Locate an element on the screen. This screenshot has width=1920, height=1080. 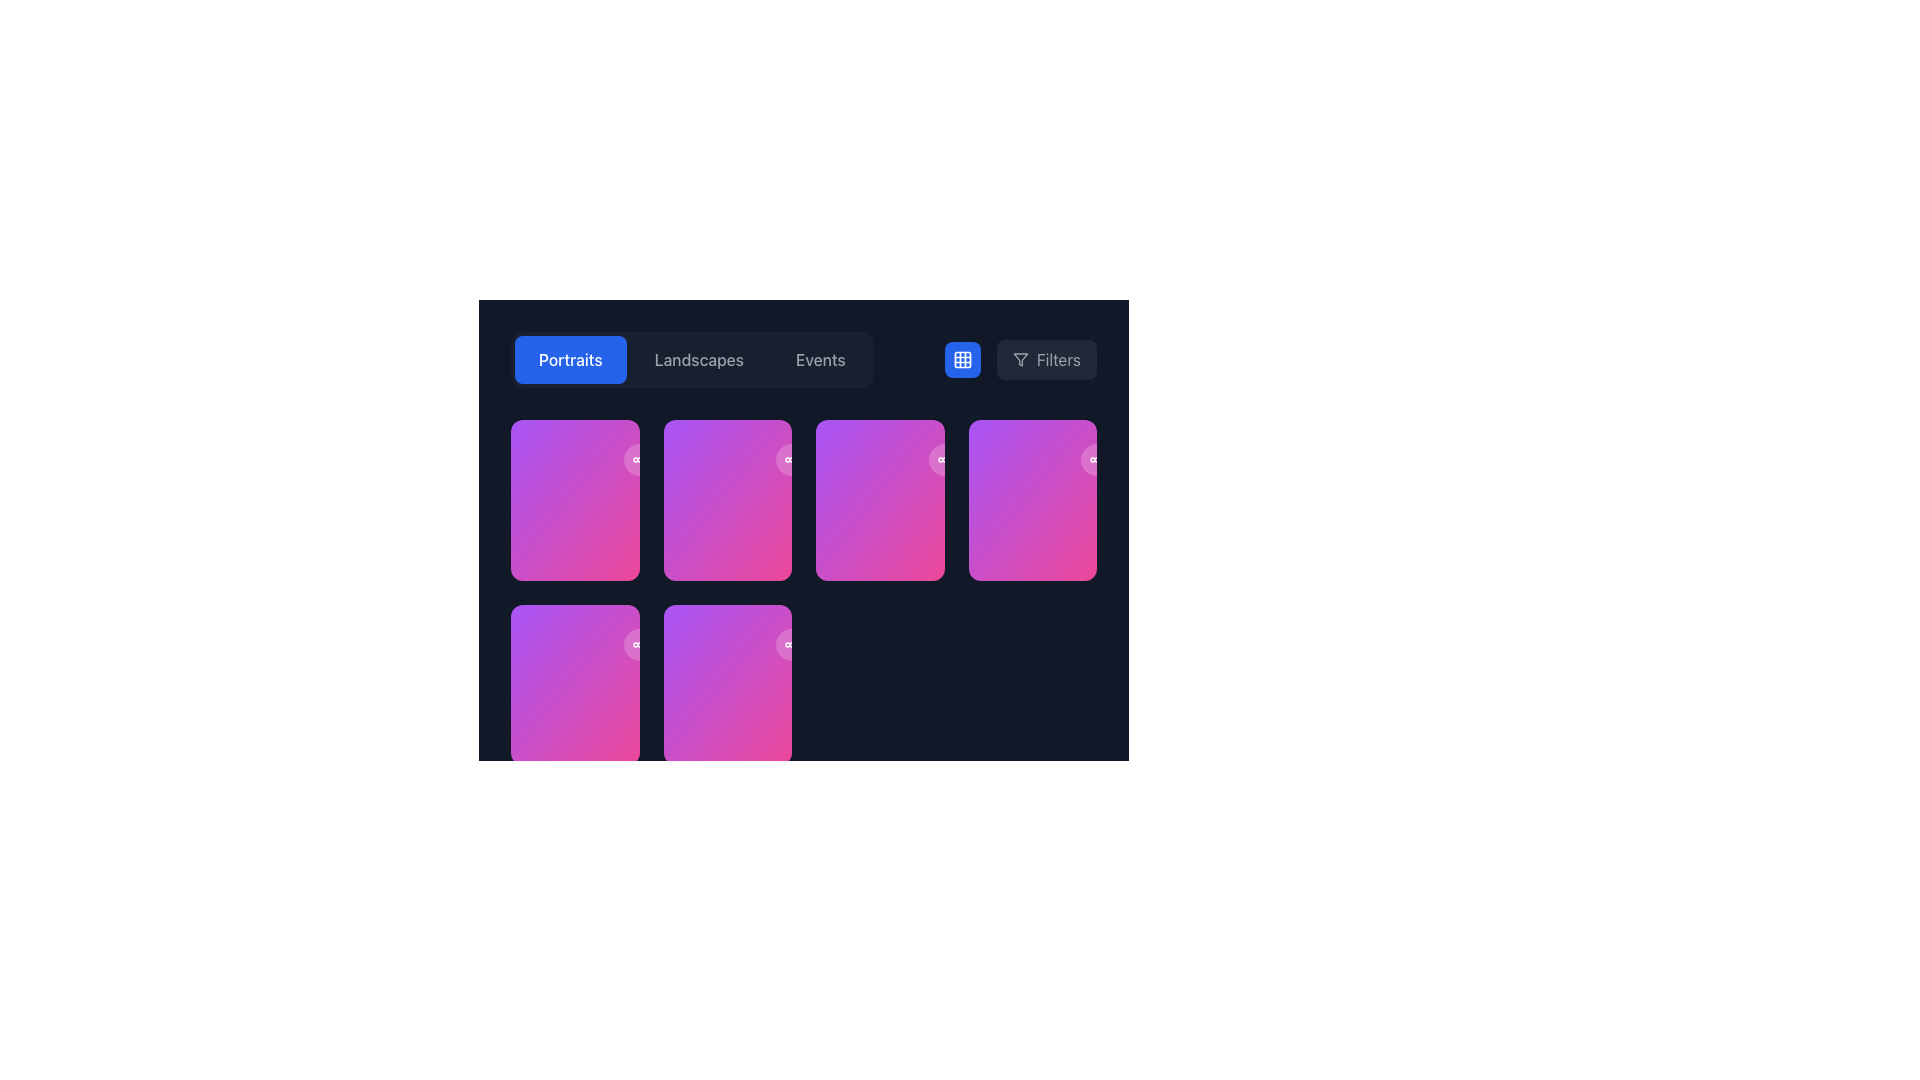
the 'Landscapes' button, which is the second button in a horizontal group located beneath the navigation bar, to change its text color is located at coordinates (699, 358).